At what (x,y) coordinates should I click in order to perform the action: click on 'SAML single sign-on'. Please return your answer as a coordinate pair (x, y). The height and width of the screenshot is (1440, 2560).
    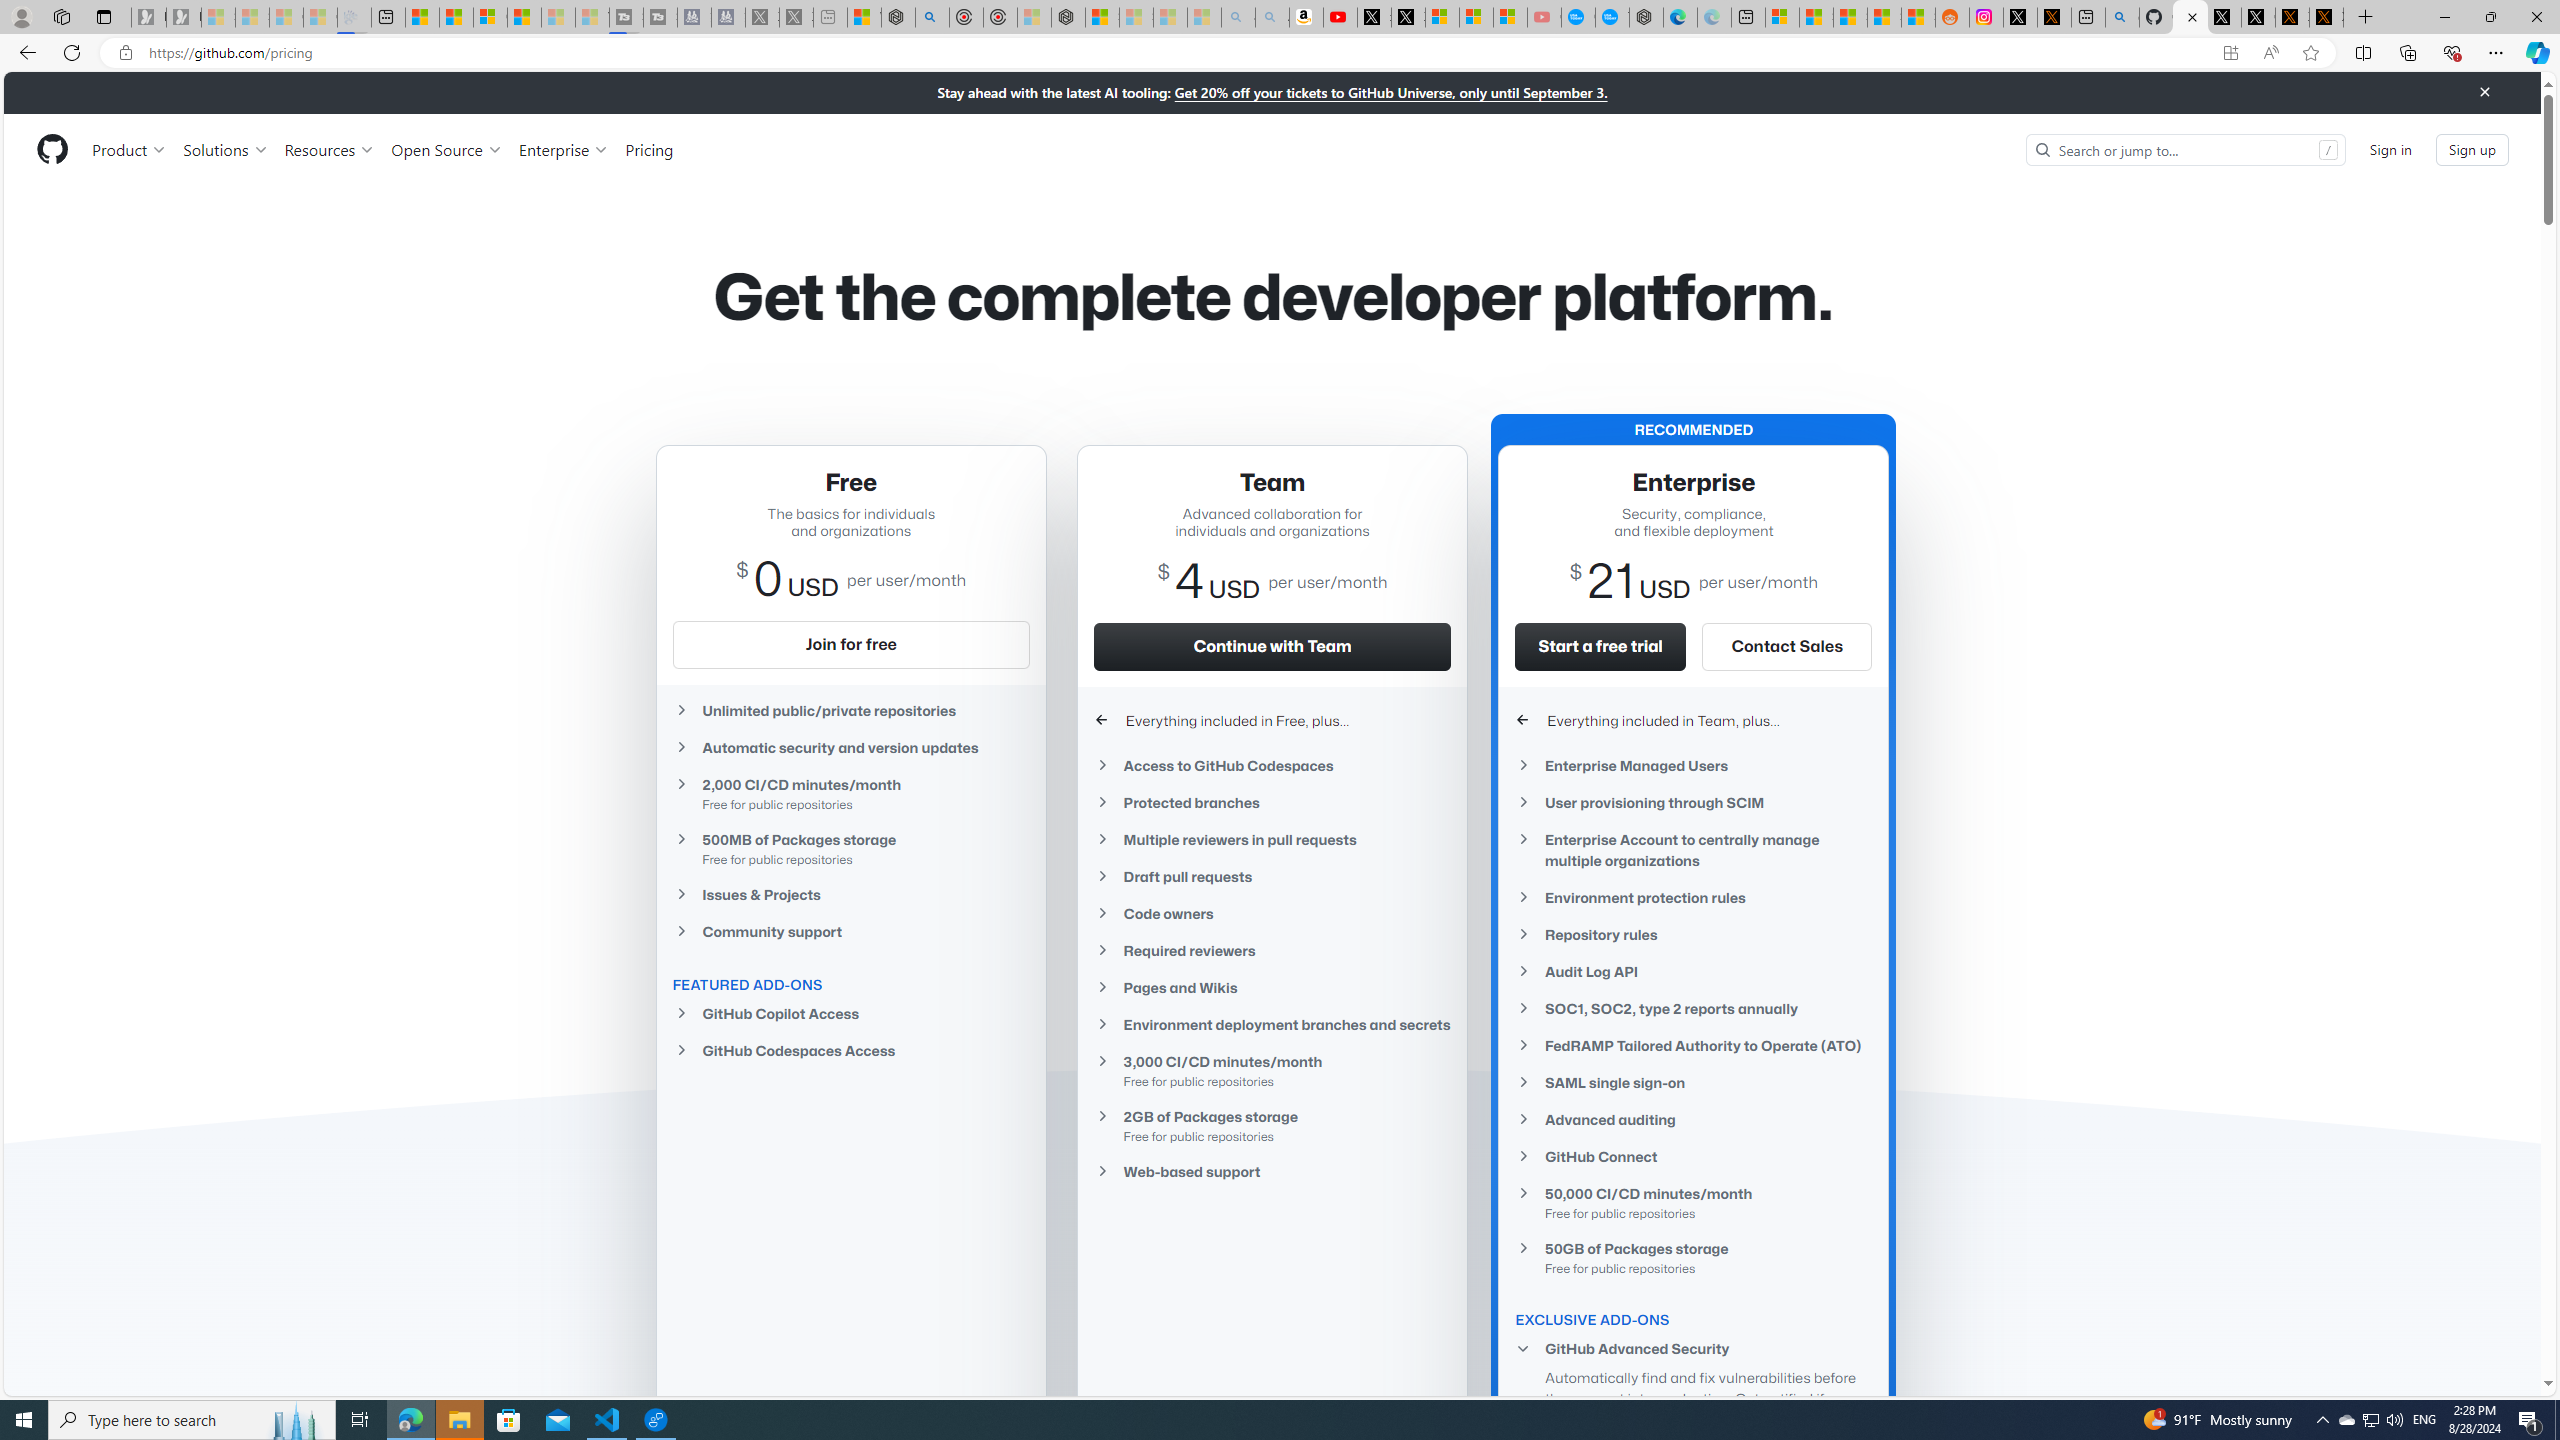
    Looking at the image, I should click on (1693, 1081).